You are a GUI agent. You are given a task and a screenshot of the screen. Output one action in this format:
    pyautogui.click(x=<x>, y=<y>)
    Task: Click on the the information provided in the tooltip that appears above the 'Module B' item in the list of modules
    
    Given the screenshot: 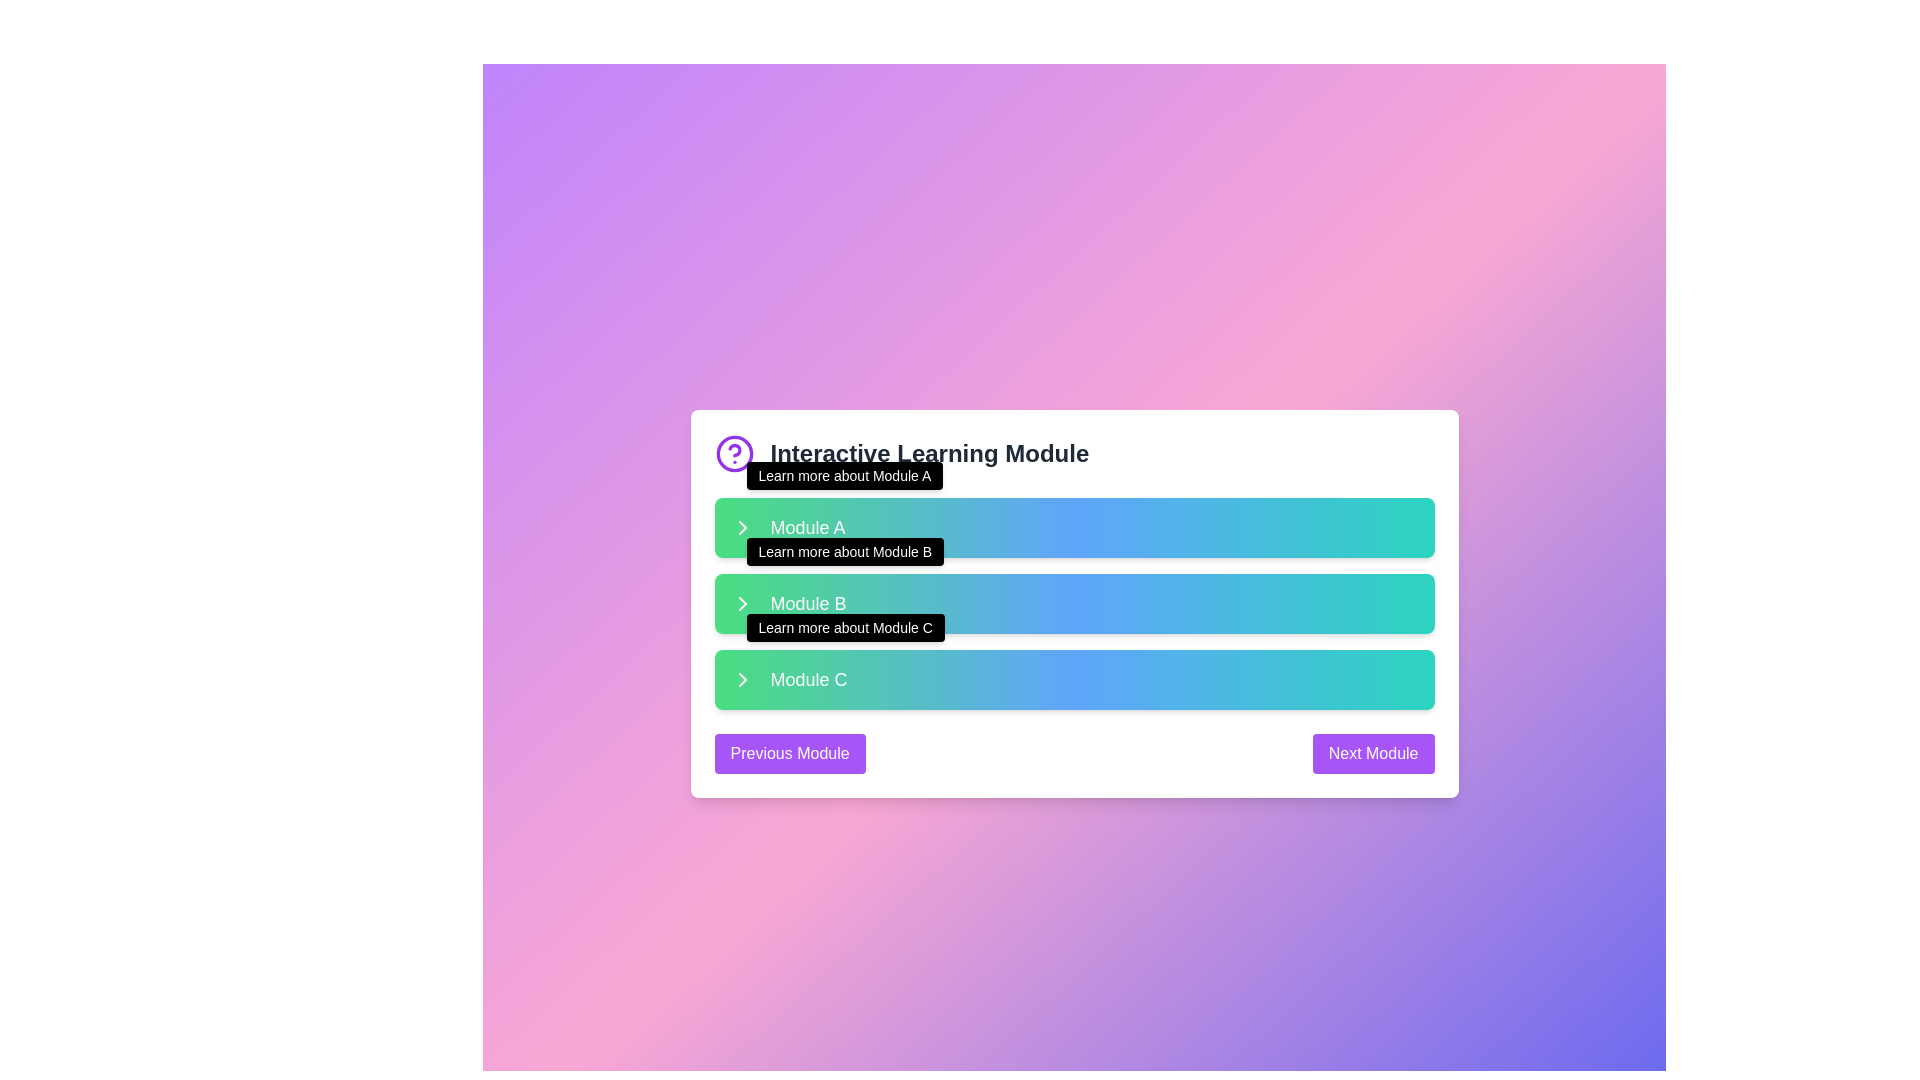 What is the action you would take?
    pyautogui.click(x=845, y=551)
    